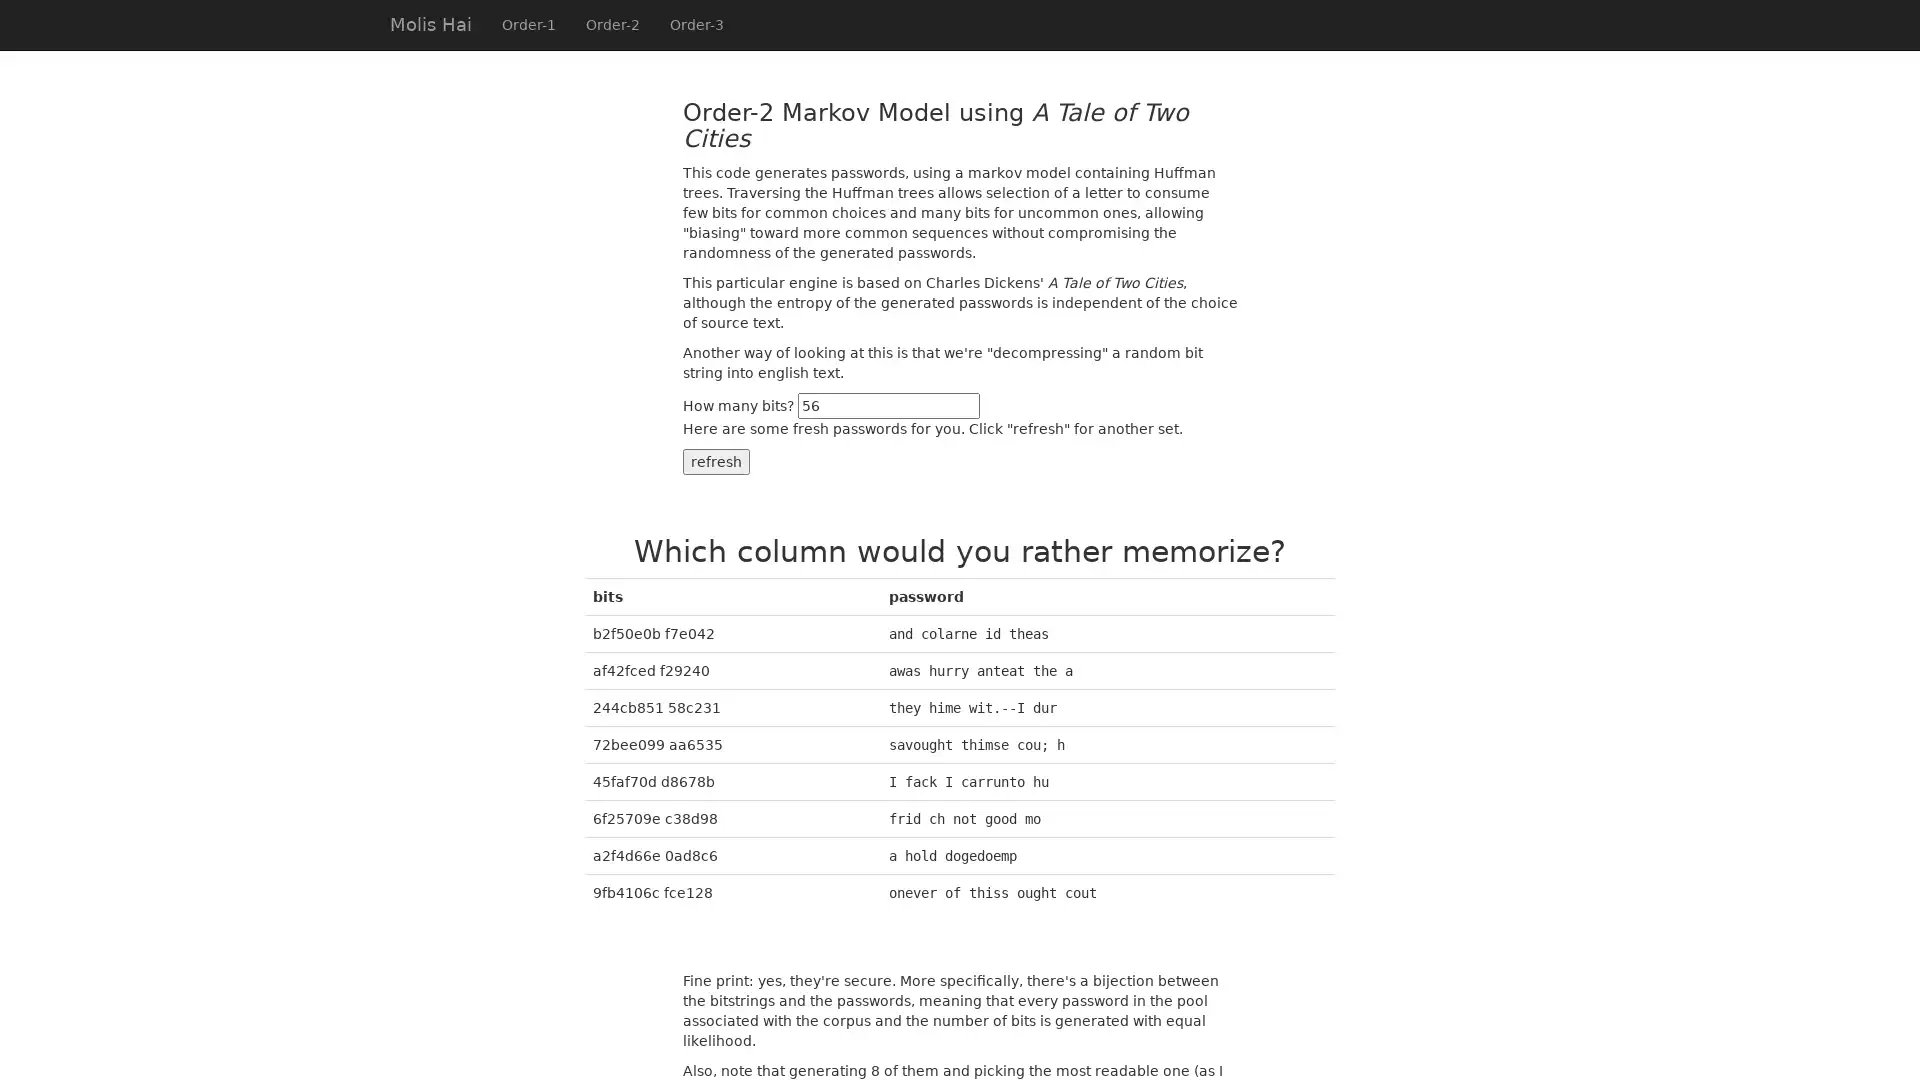 This screenshot has height=1080, width=1920. What do you see at coordinates (715, 461) in the screenshot?
I see `refresh` at bounding box center [715, 461].